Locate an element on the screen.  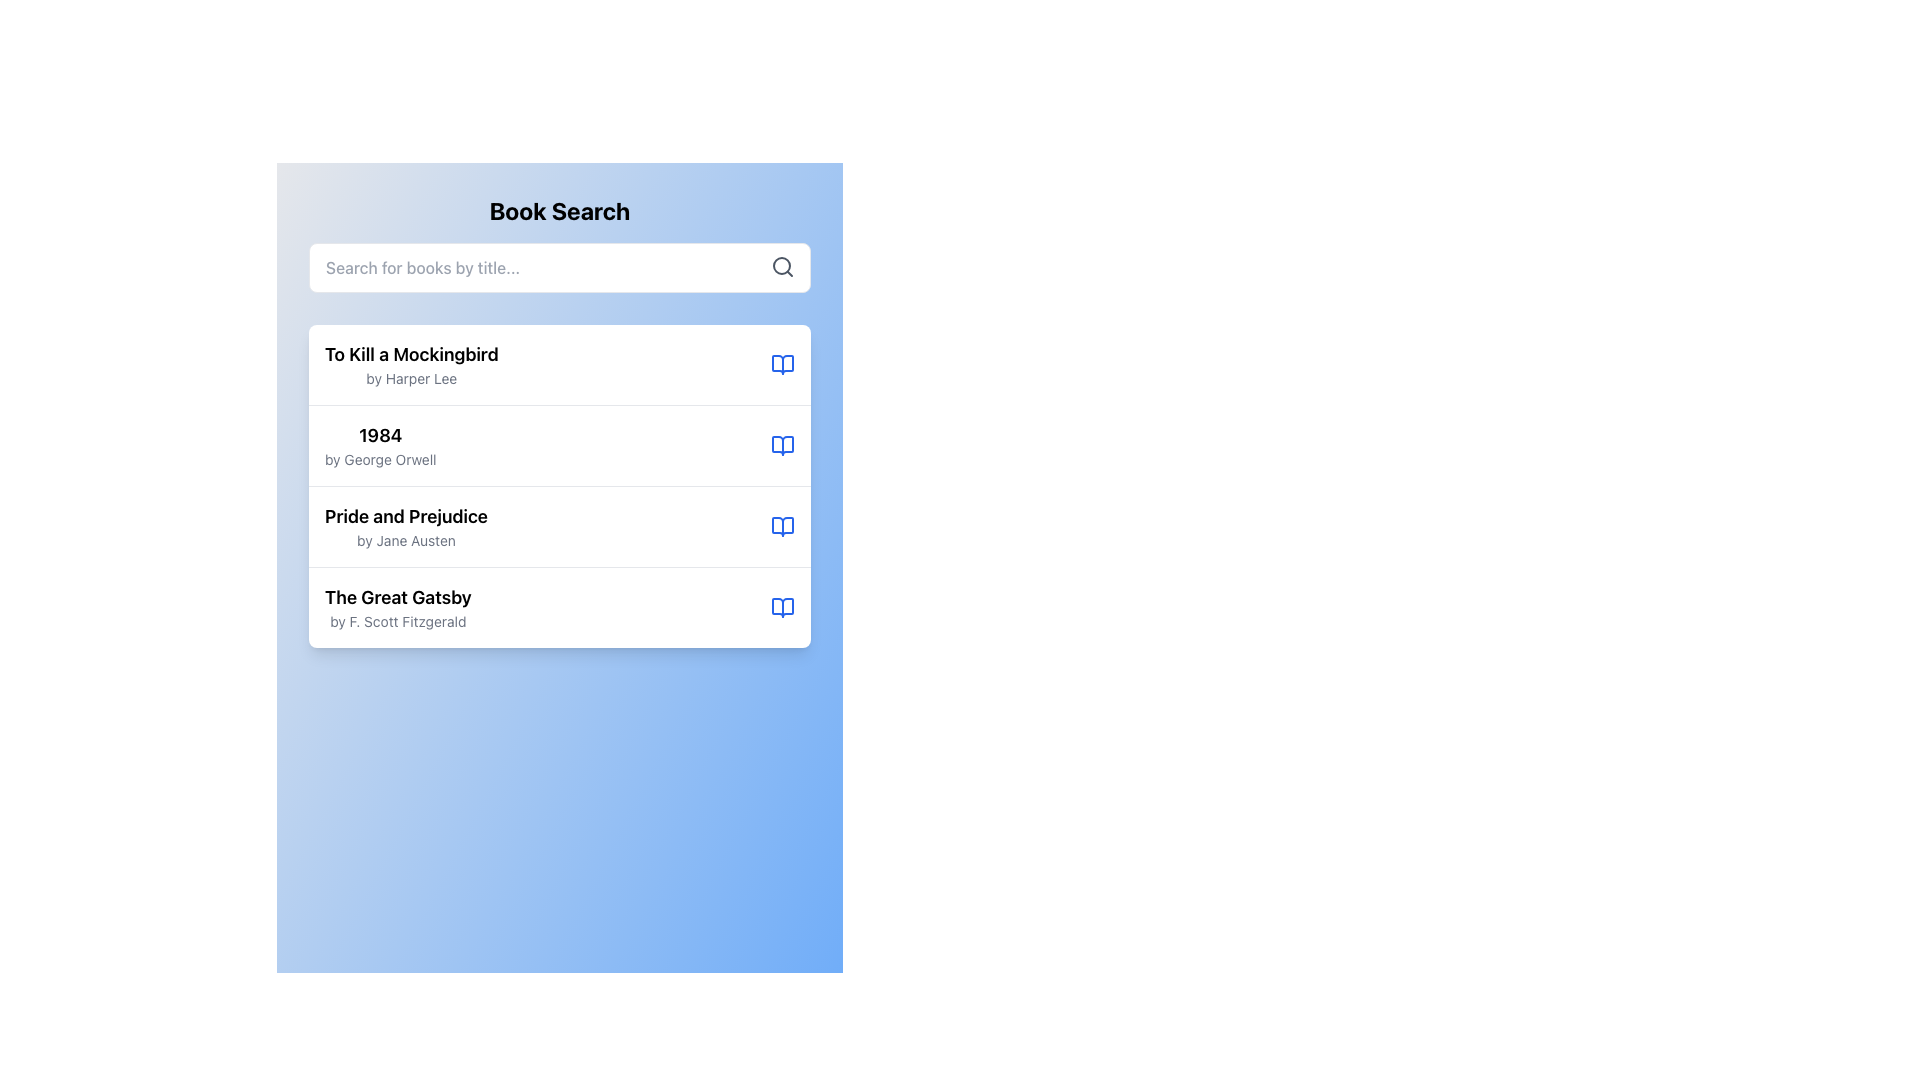
the selectable list item for the book '1984' by George Orwell is located at coordinates (560, 443).